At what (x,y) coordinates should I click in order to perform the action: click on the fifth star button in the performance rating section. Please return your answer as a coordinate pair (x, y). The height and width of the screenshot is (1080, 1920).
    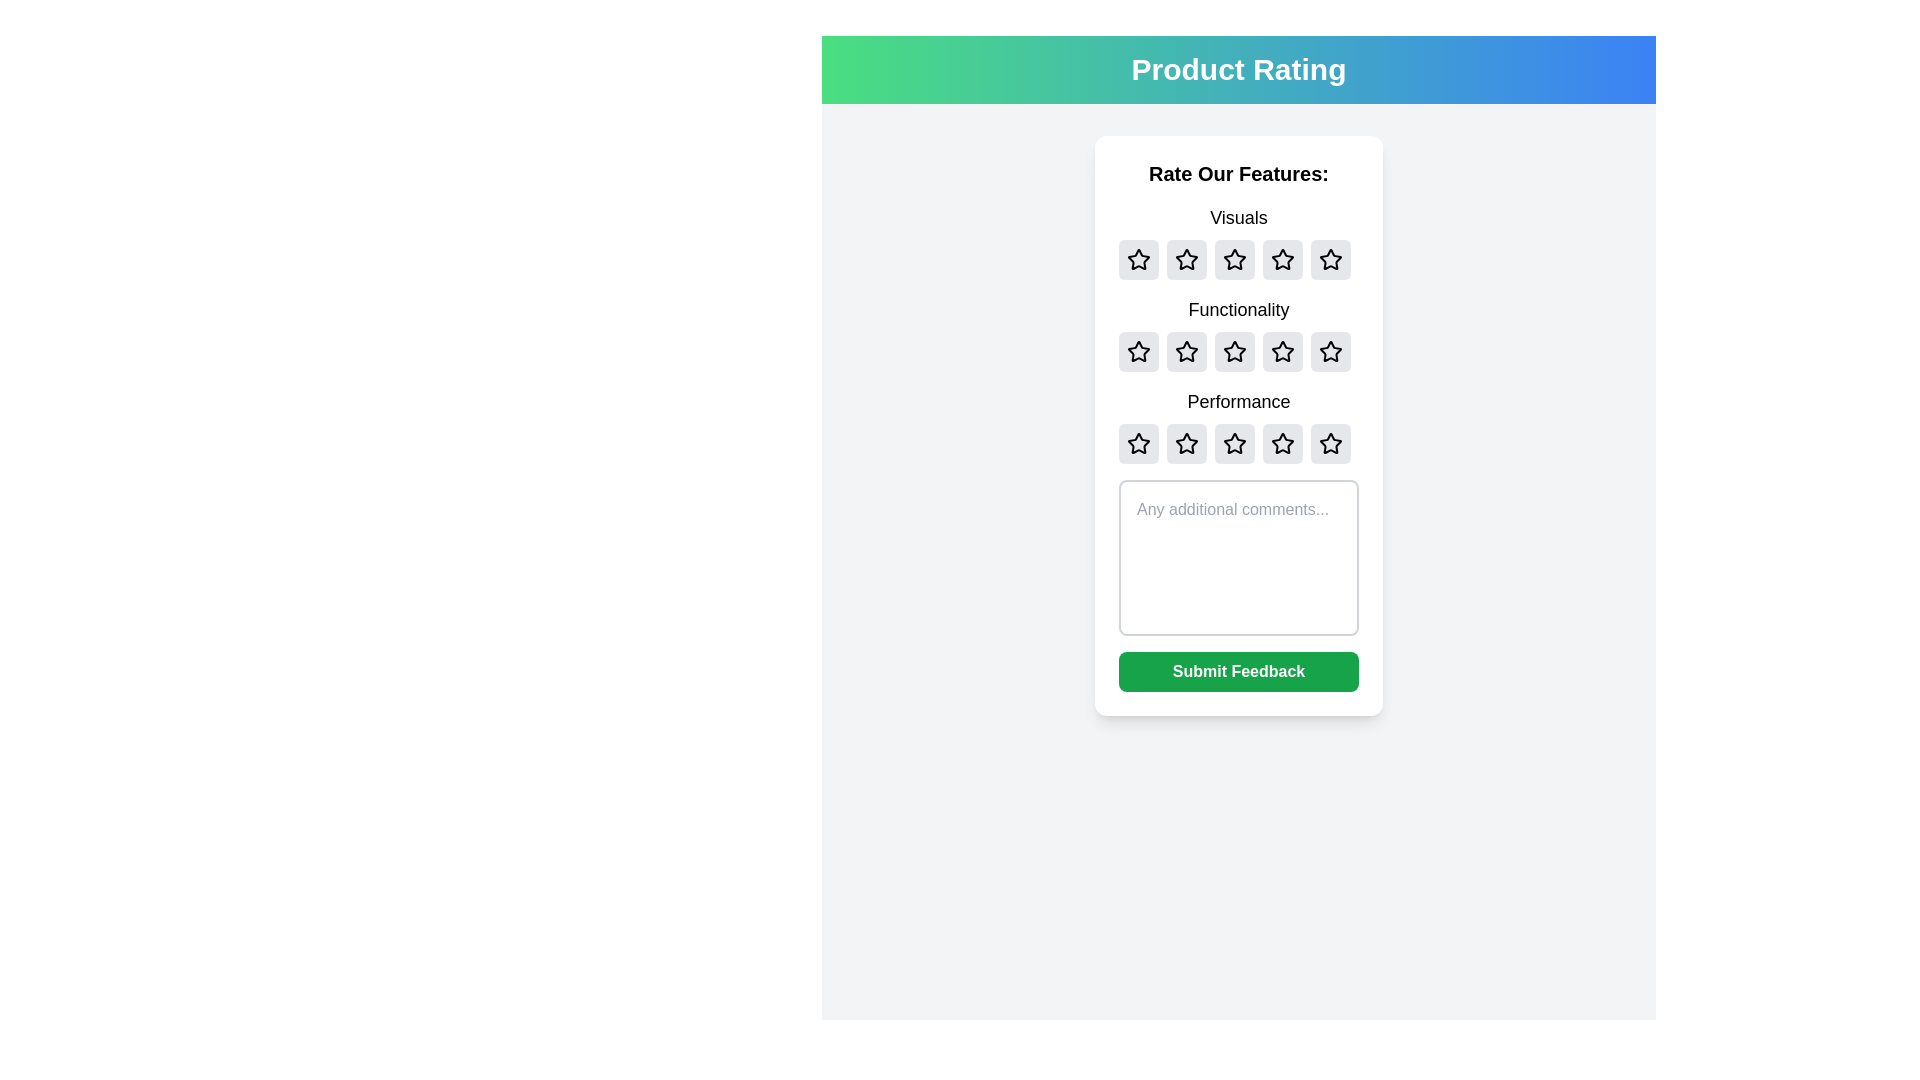
    Looking at the image, I should click on (1330, 442).